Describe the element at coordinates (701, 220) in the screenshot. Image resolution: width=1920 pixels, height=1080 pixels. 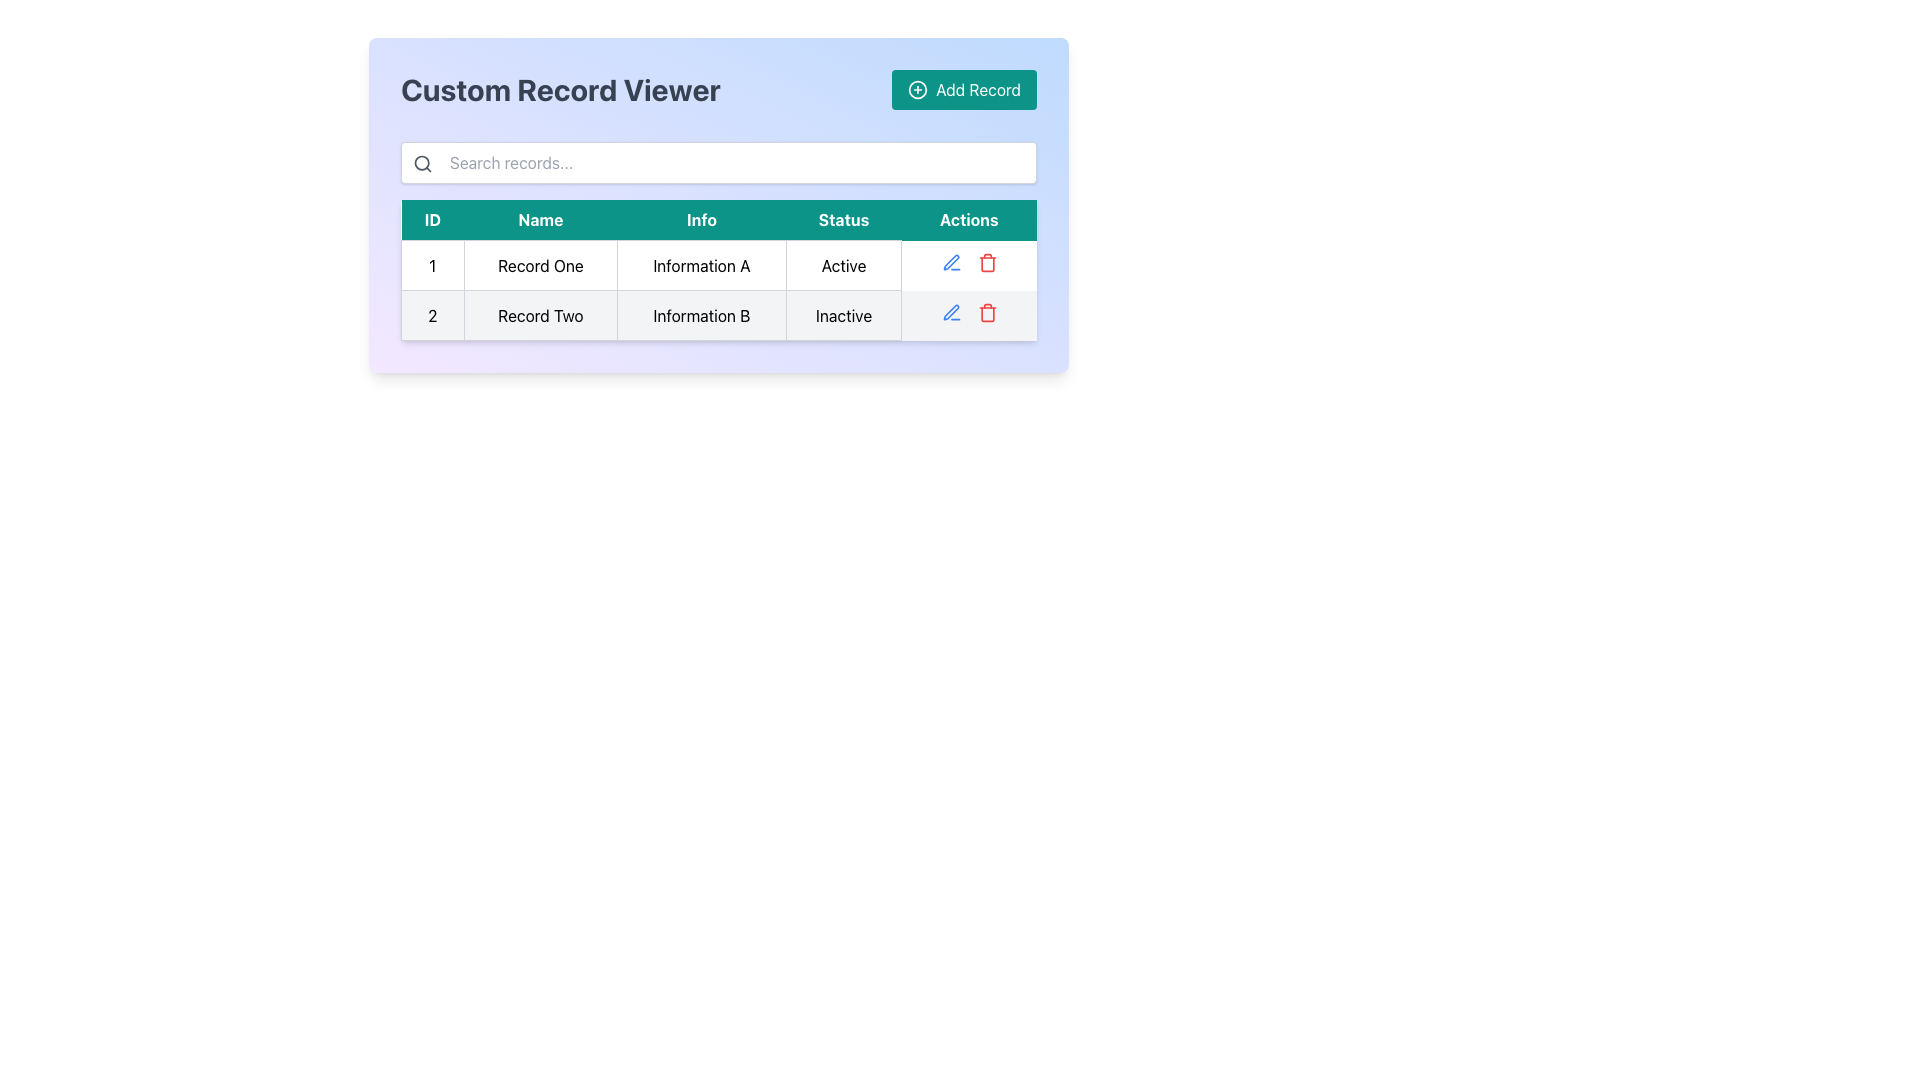
I see `the third label in the sequence of five sibling labels, which serves as a column header between the 'Name' and 'Status' labels at the top of the table` at that location.